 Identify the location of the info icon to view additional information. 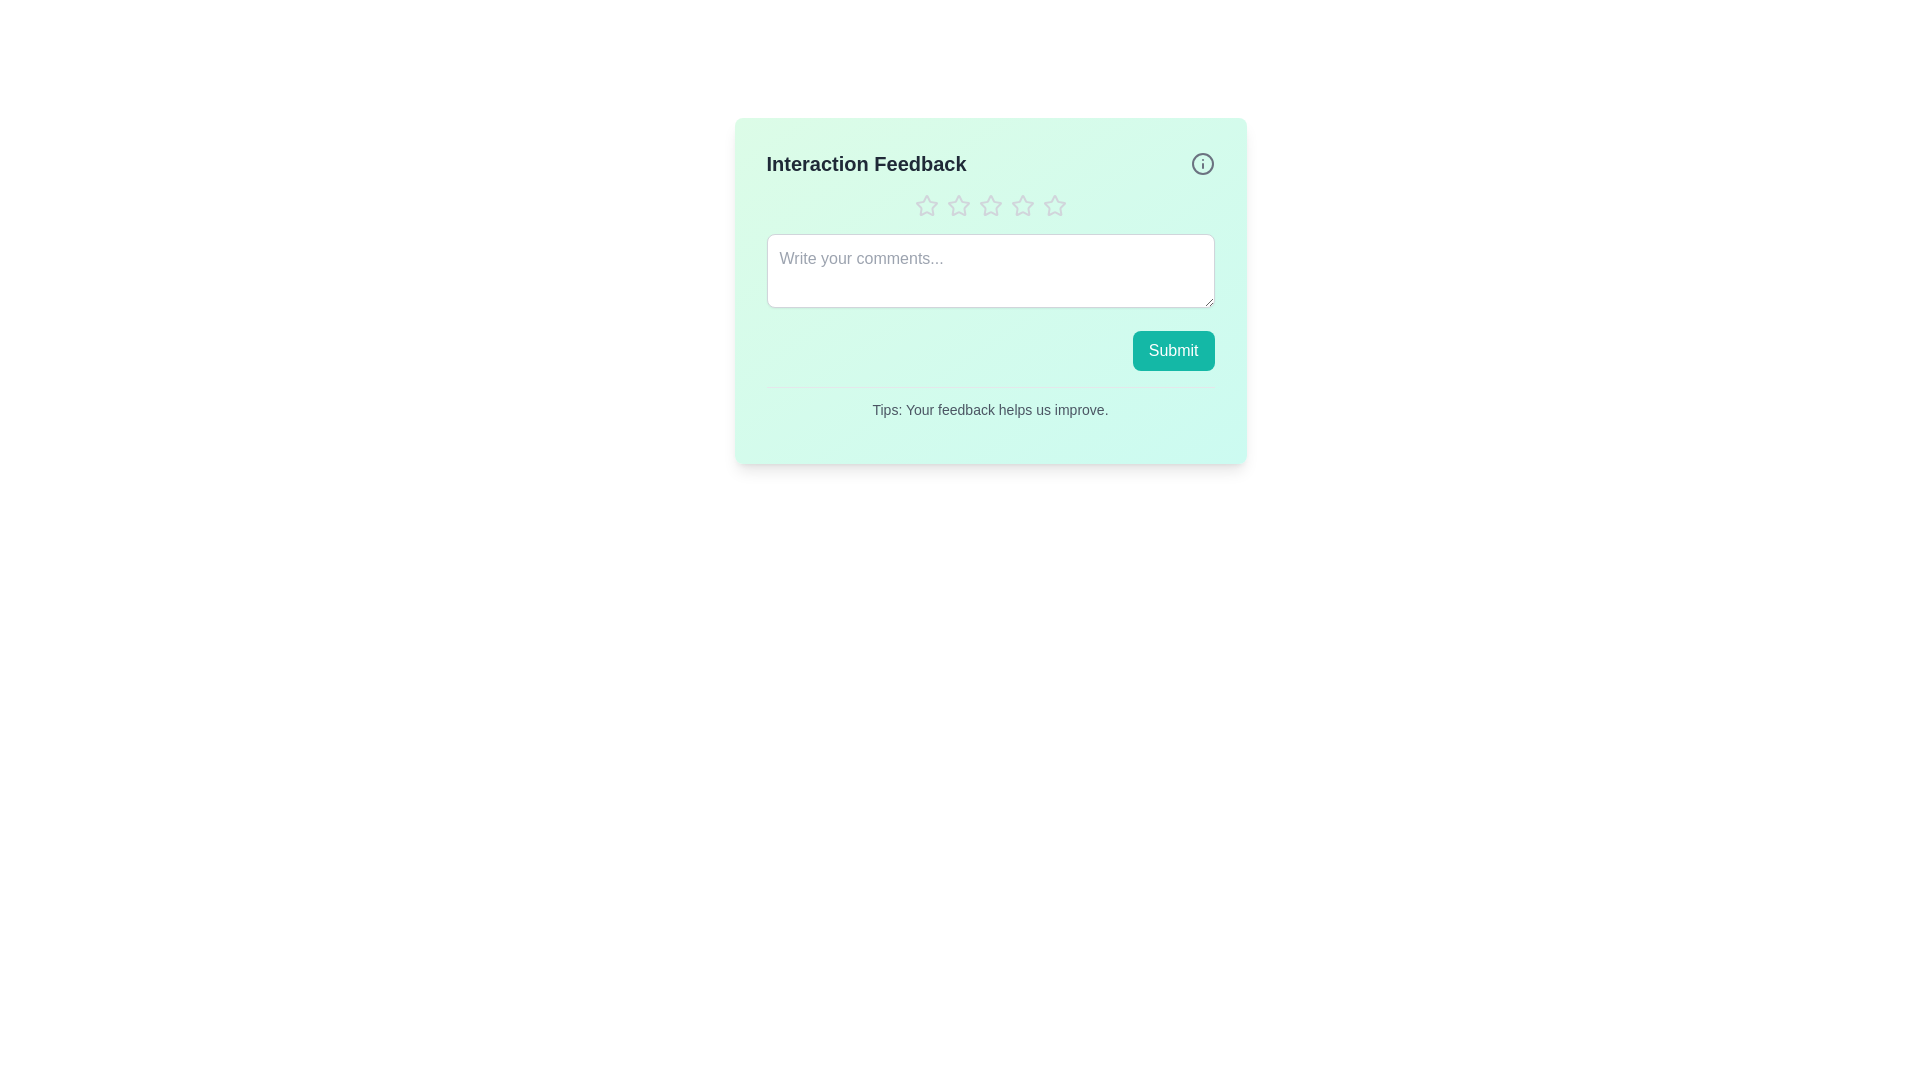
(1201, 163).